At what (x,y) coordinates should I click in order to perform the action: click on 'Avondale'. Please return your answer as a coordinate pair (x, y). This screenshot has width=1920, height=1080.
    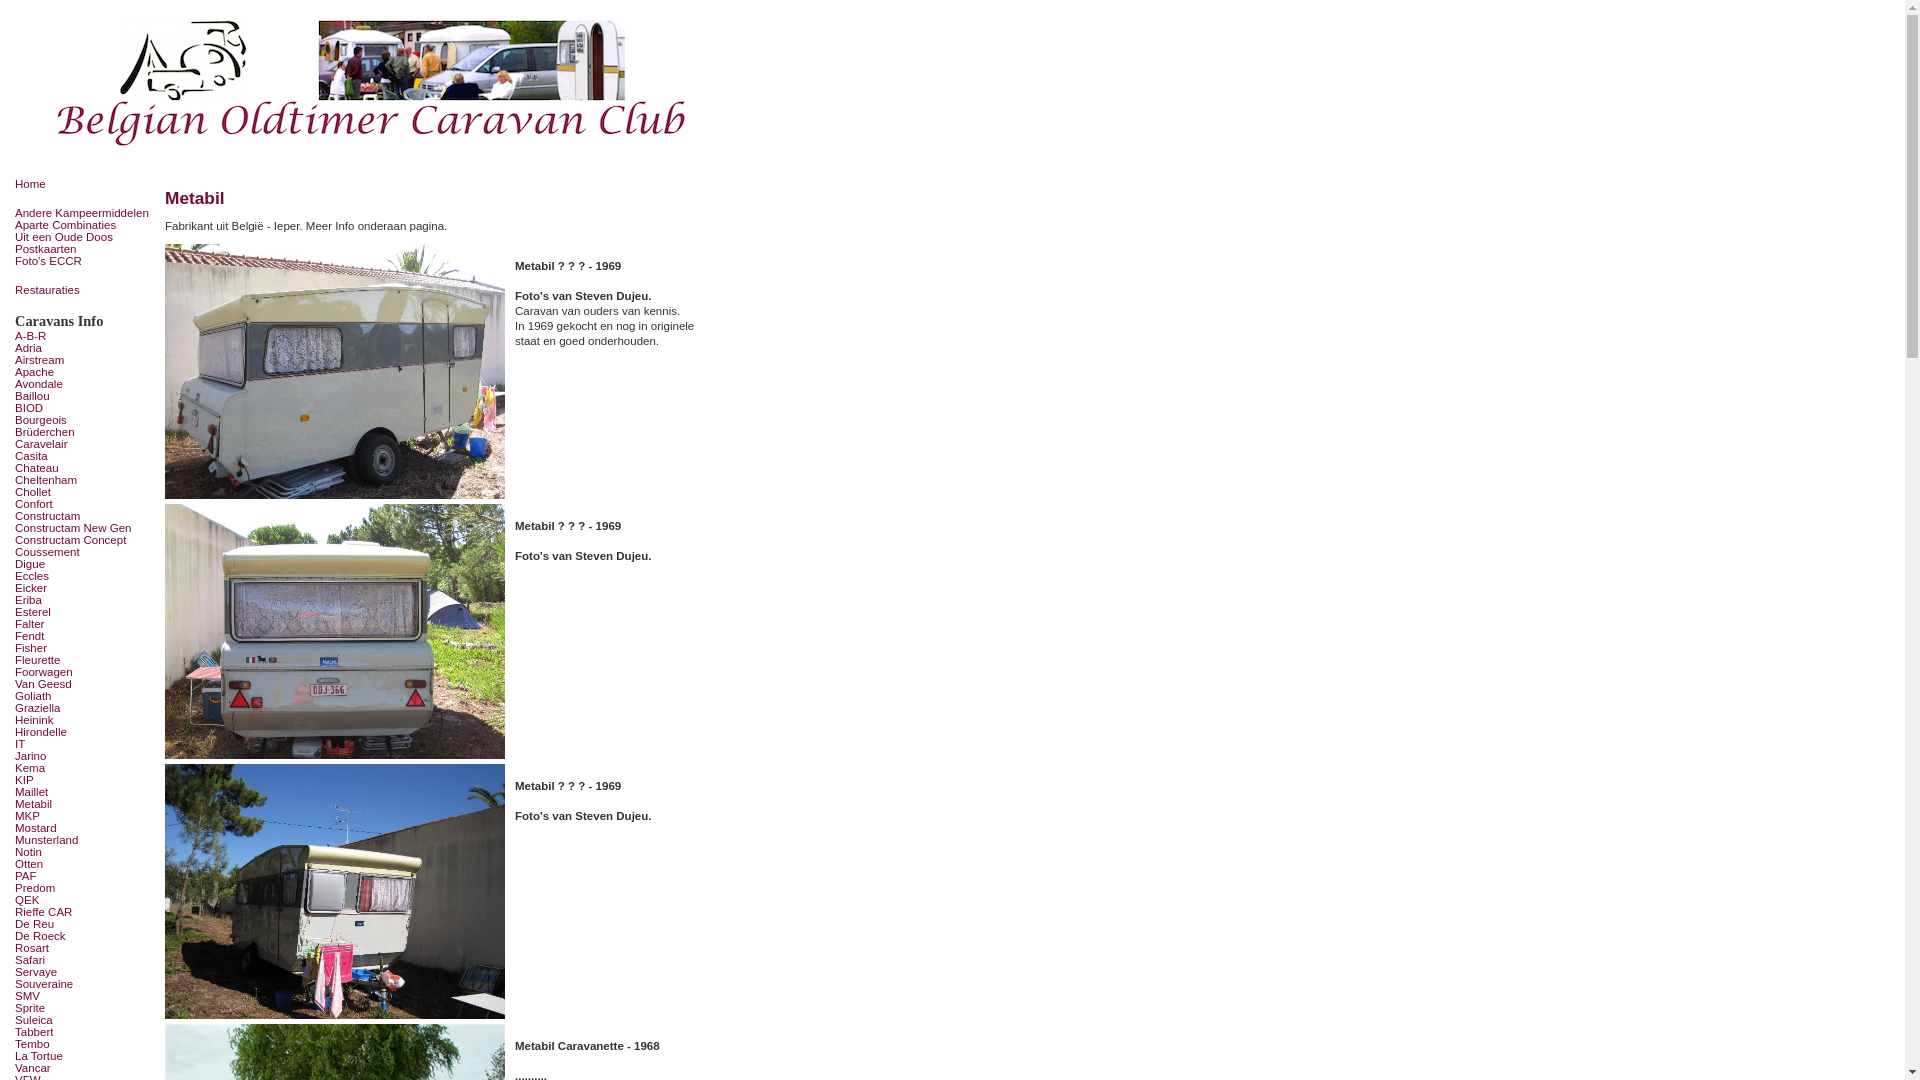
    Looking at the image, I should click on (84, 384).